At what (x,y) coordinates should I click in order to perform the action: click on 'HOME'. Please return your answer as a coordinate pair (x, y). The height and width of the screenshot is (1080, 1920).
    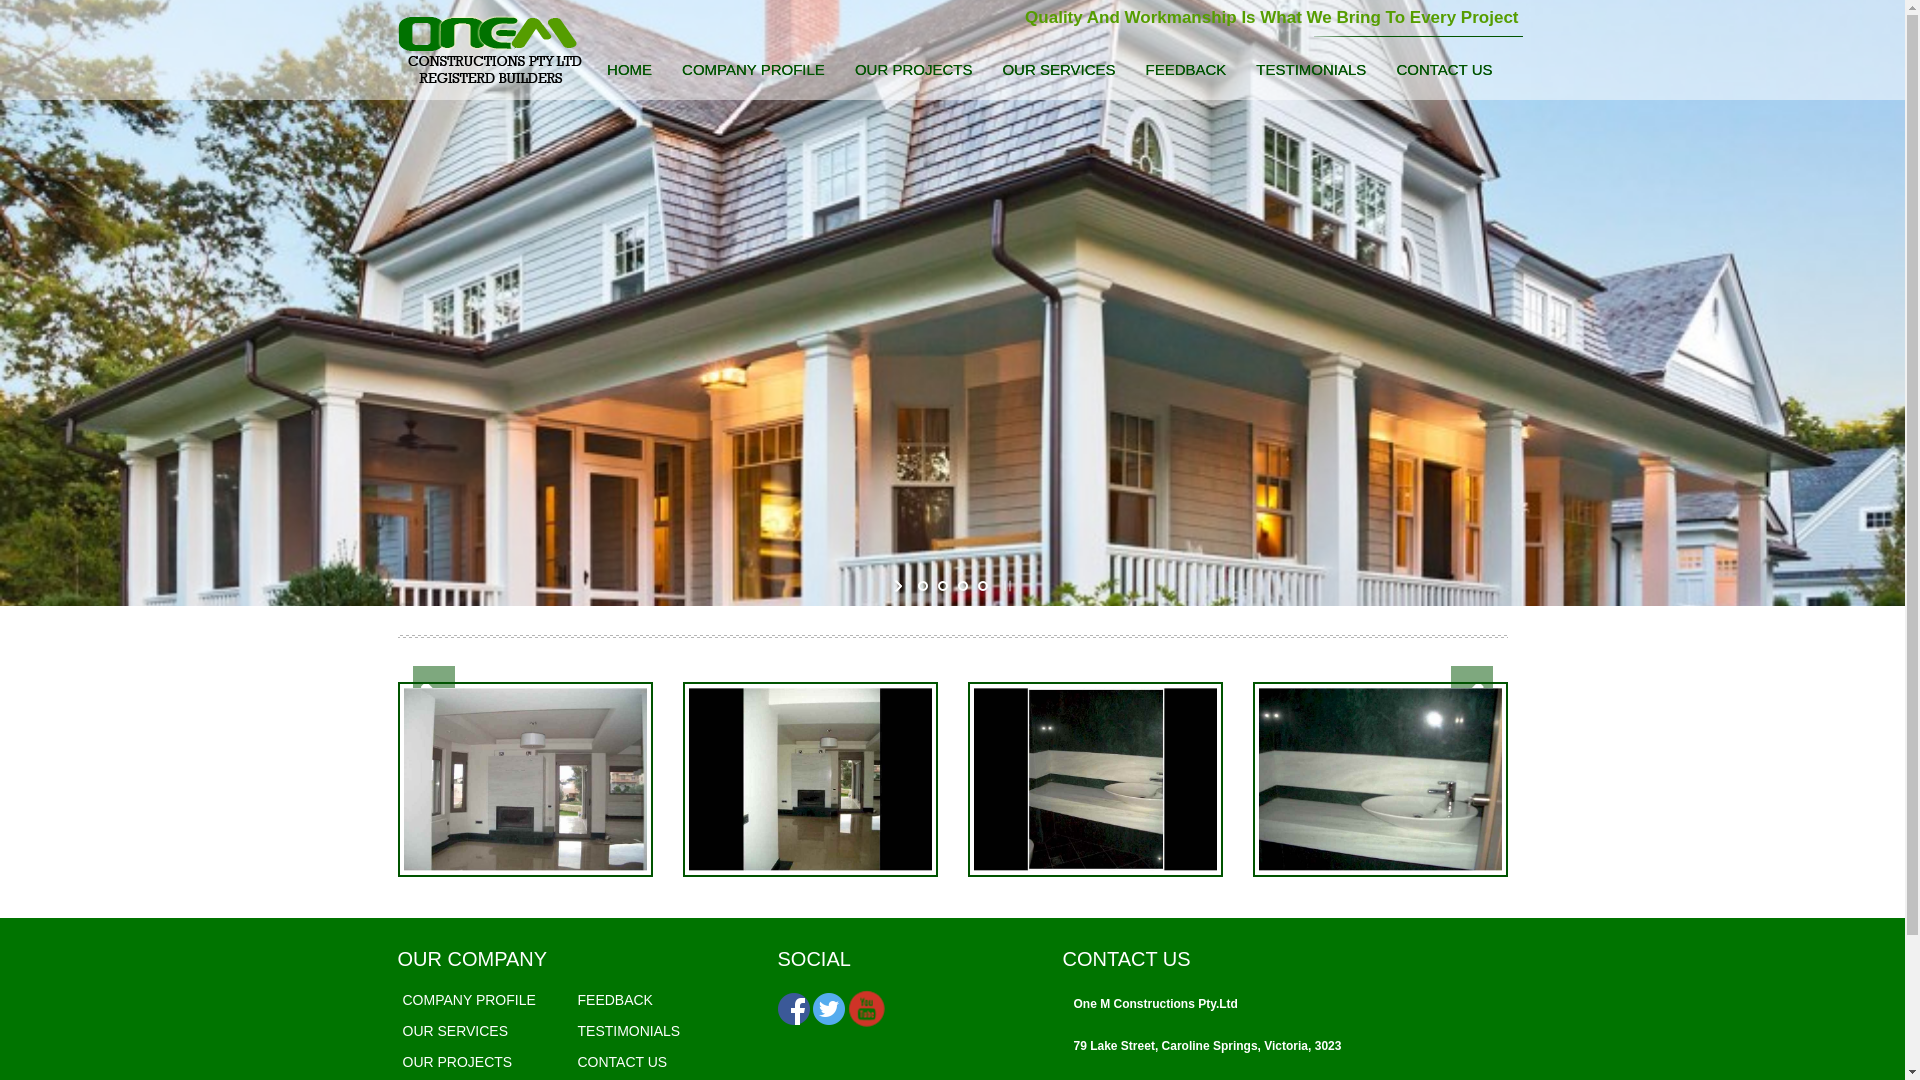
    Looking at the image, I should click on (628, 72).